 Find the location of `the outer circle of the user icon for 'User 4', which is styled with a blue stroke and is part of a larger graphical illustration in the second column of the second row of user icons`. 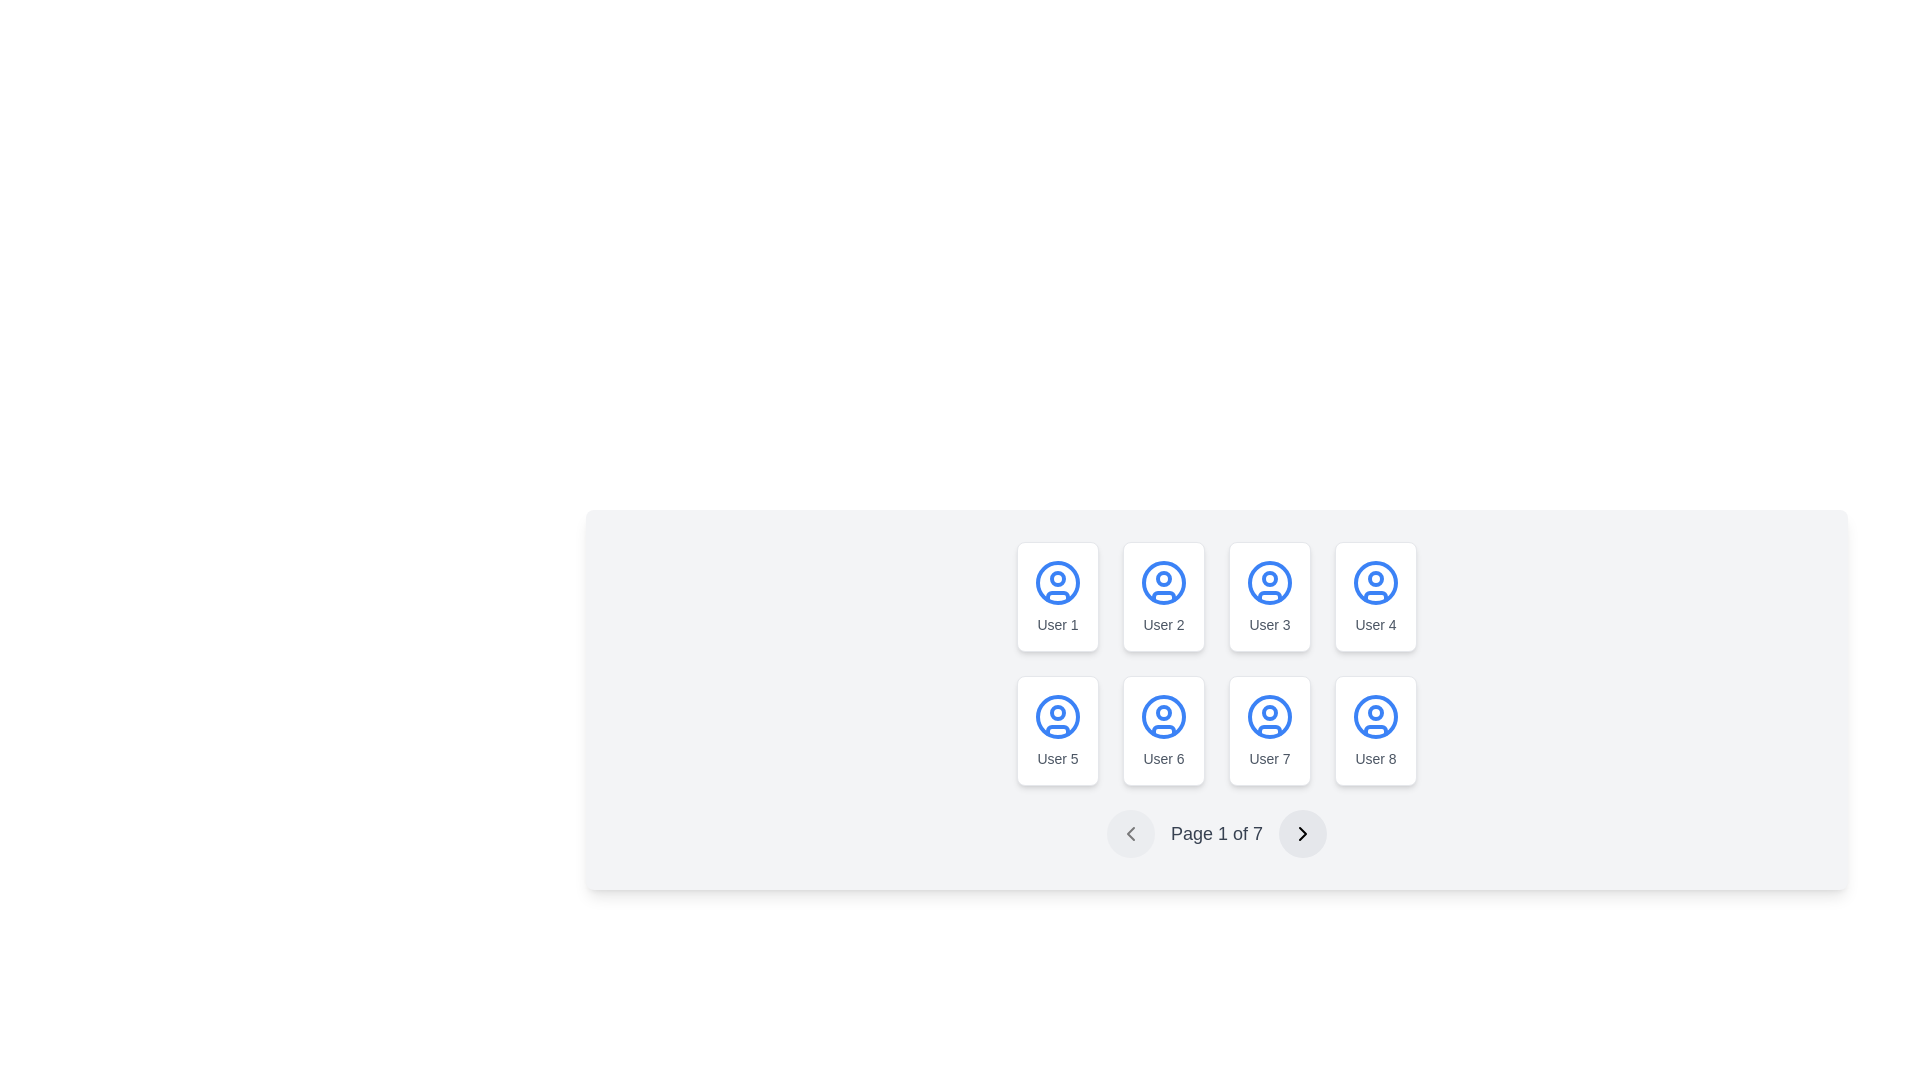

the outer circle of the user icon for 'User 4', which is styled with a blue stroke and is part of a larger graphical illustration in the second column of the second row of user icons is located at coordinates (1375, 582).